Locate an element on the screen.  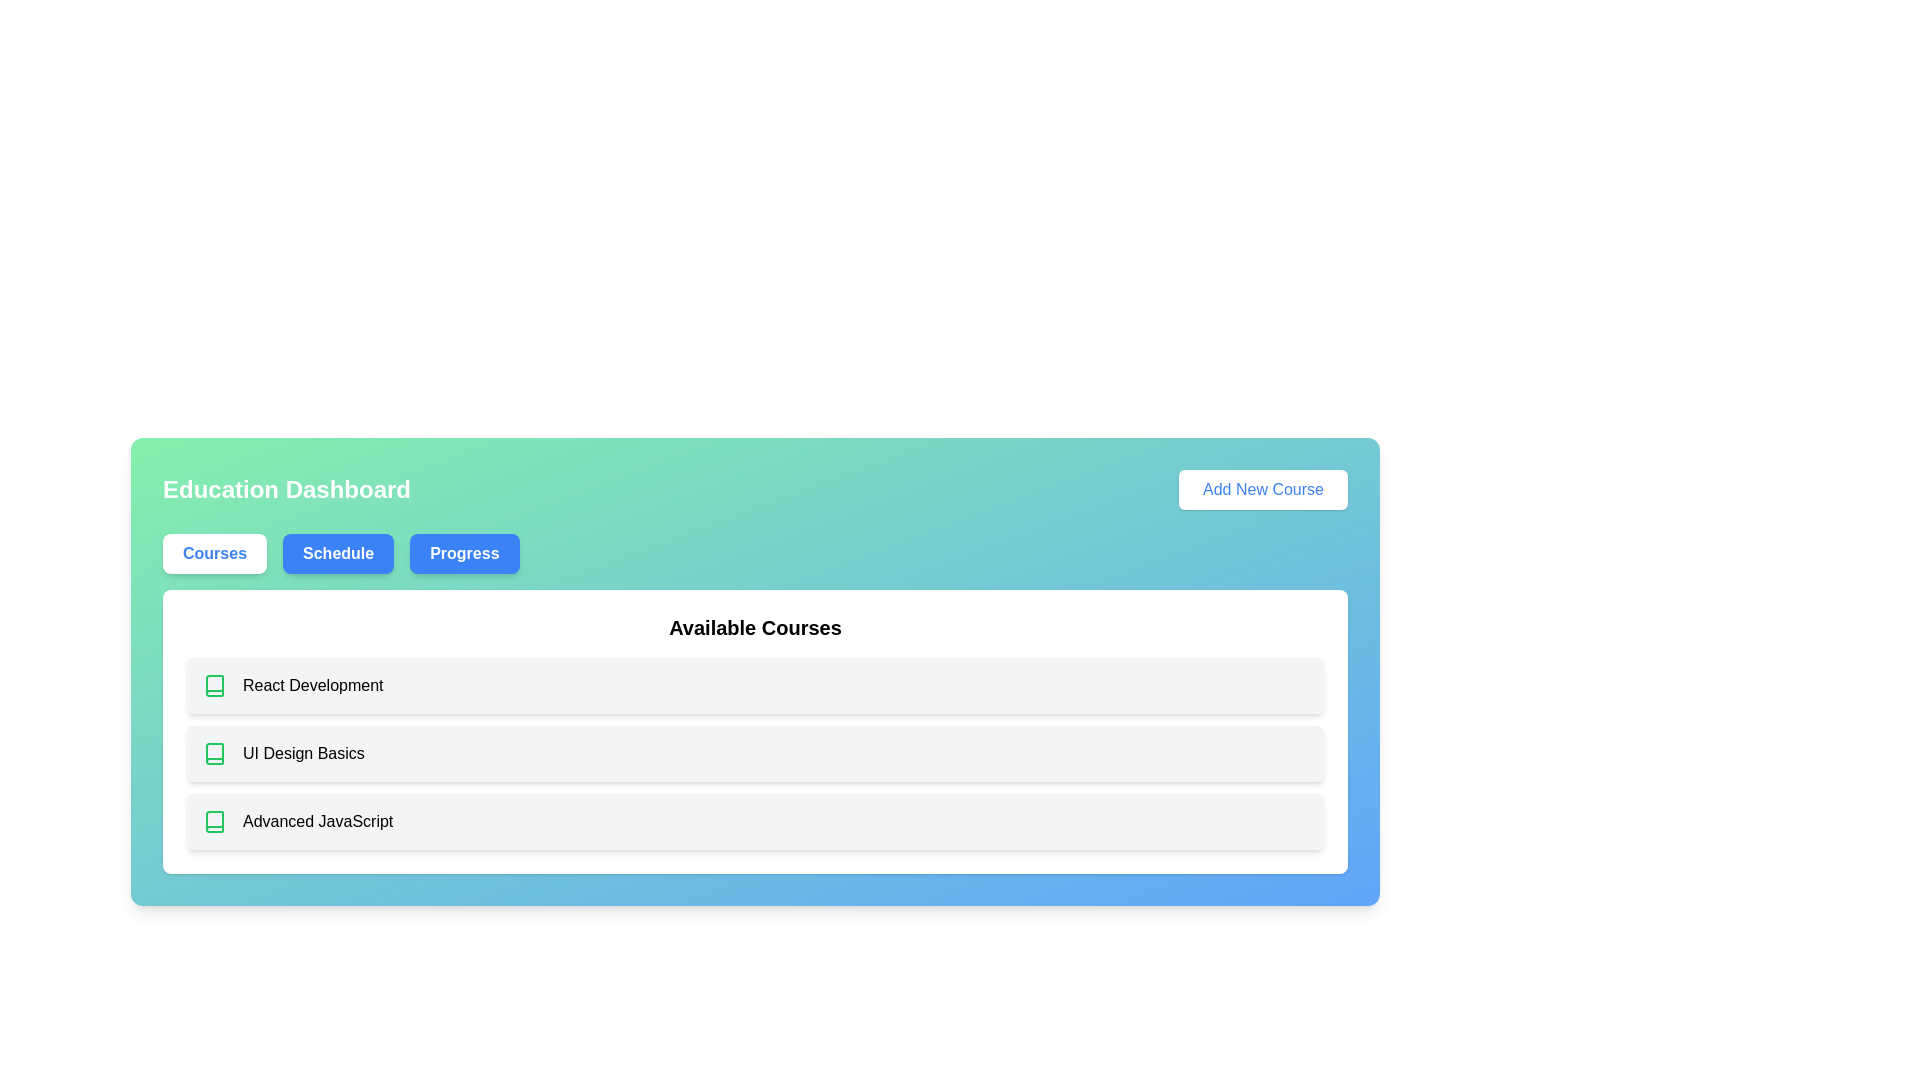
the second navigational tab button, located between the 'Courses' and 'Progress' buttons is located at coordinates (338, 554).